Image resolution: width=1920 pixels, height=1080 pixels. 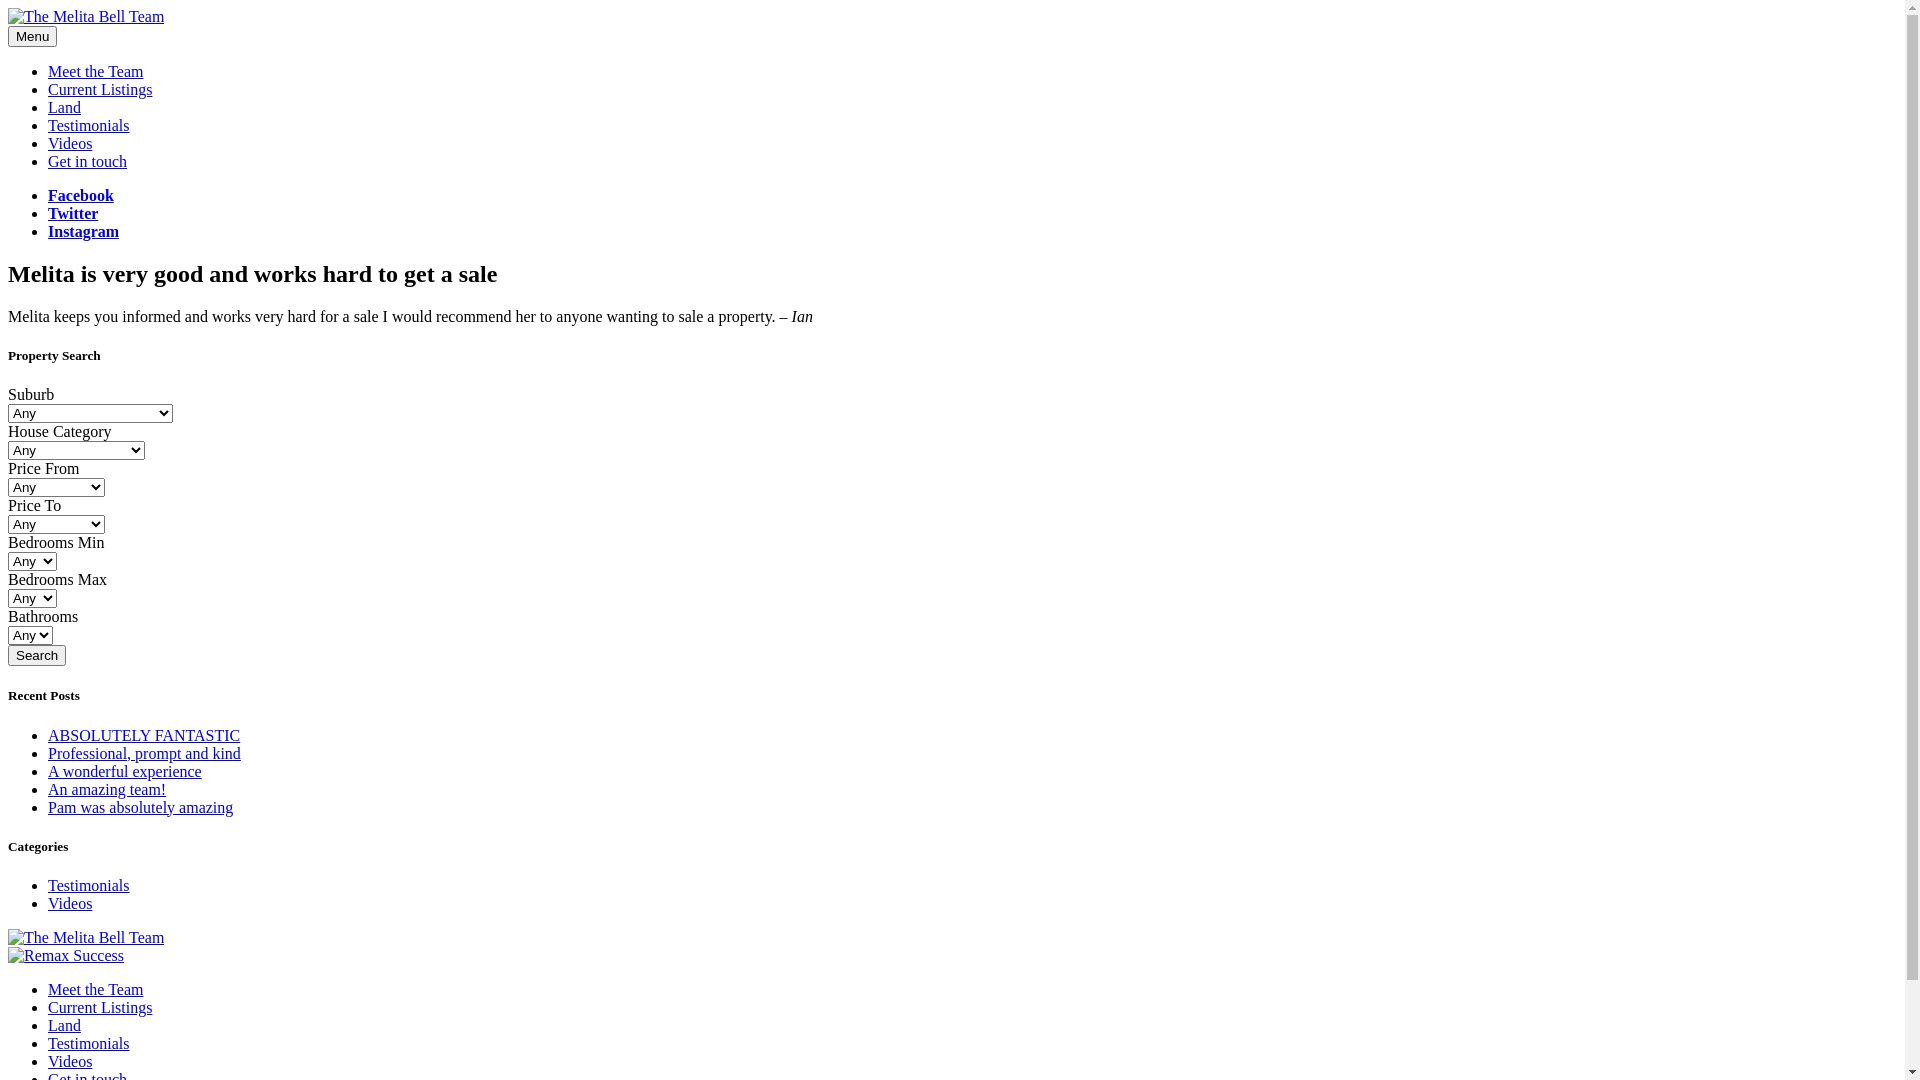 What do you see at coordinates (88, 1042) in the screenshot?
I see `'Testimonials'` at bounding box center [88, 1042].